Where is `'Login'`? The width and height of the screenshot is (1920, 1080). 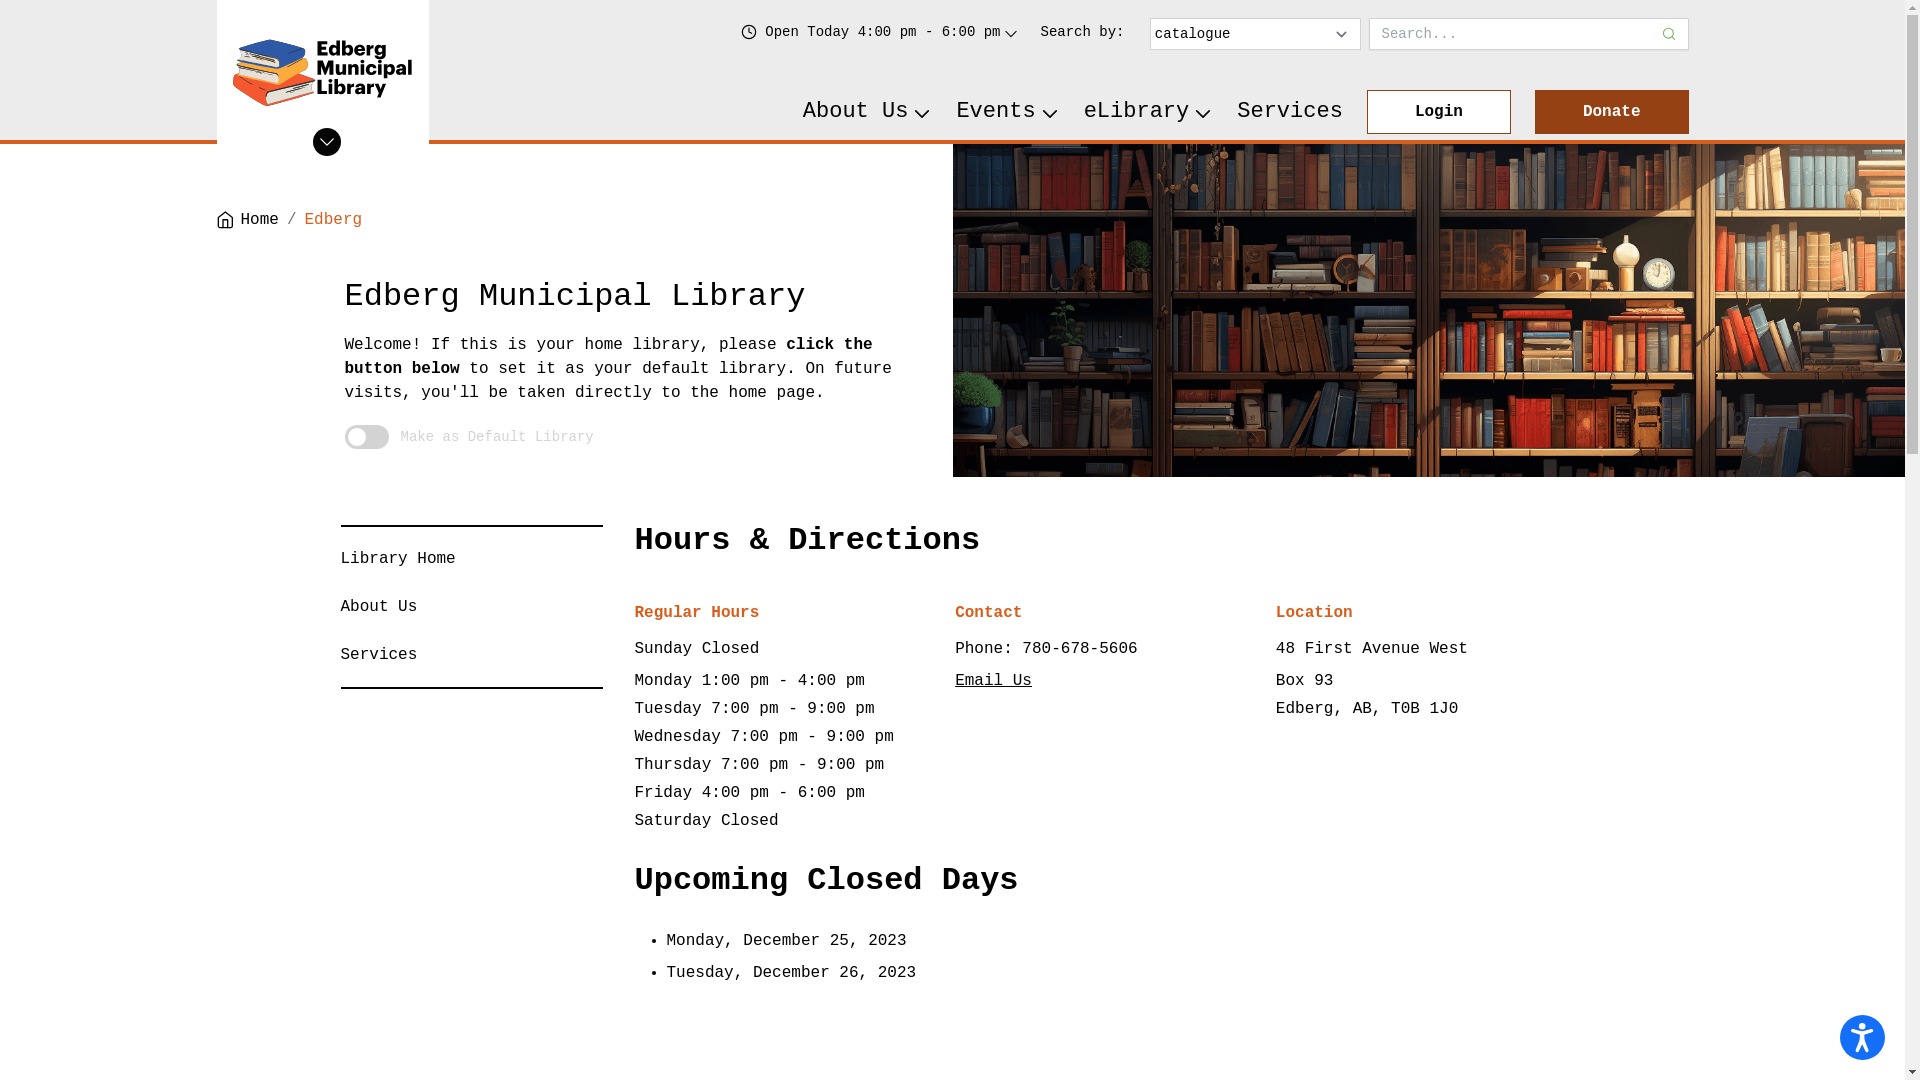
'Login' is located at coordinates (1438, 111).